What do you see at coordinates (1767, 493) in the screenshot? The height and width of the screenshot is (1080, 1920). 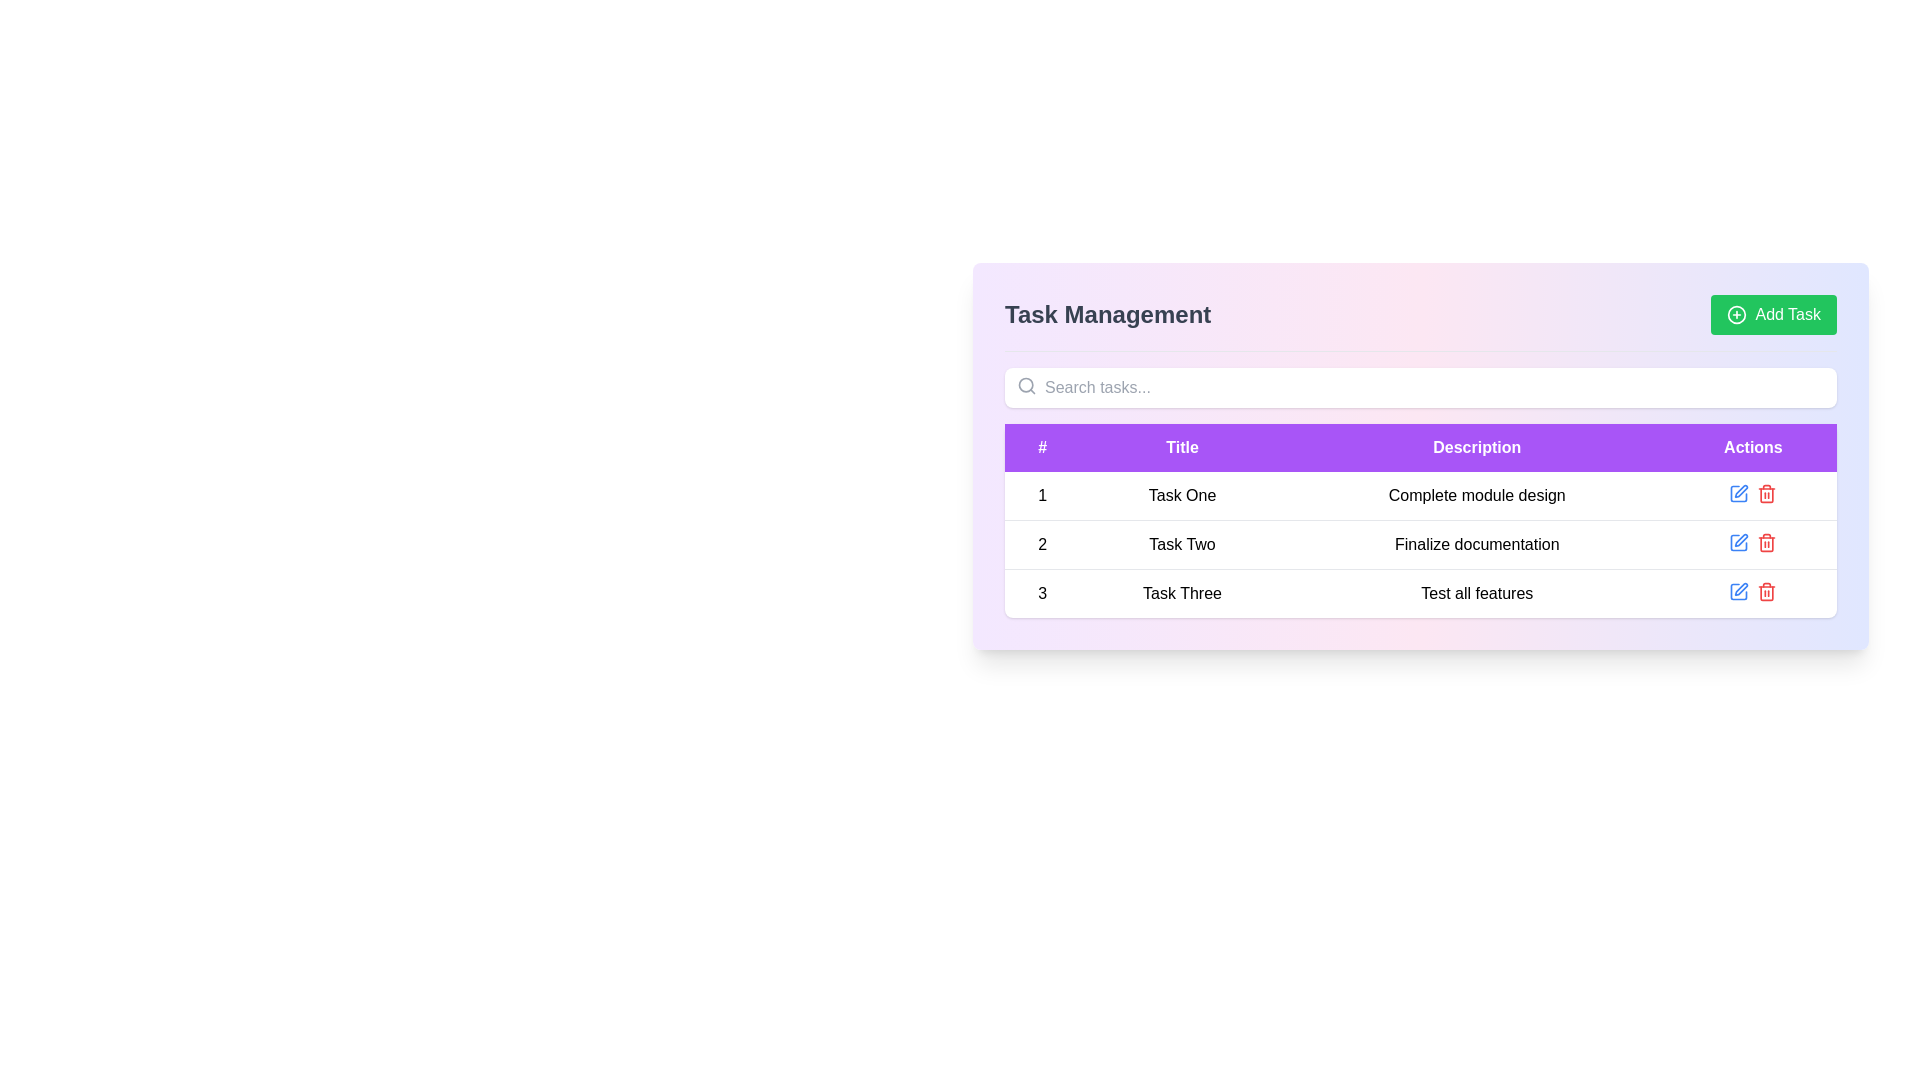 I see `the delete icon button located in the 'Actions' column of the task list for 'Complete module design' in the first row` at bounding box center [1767, 493].